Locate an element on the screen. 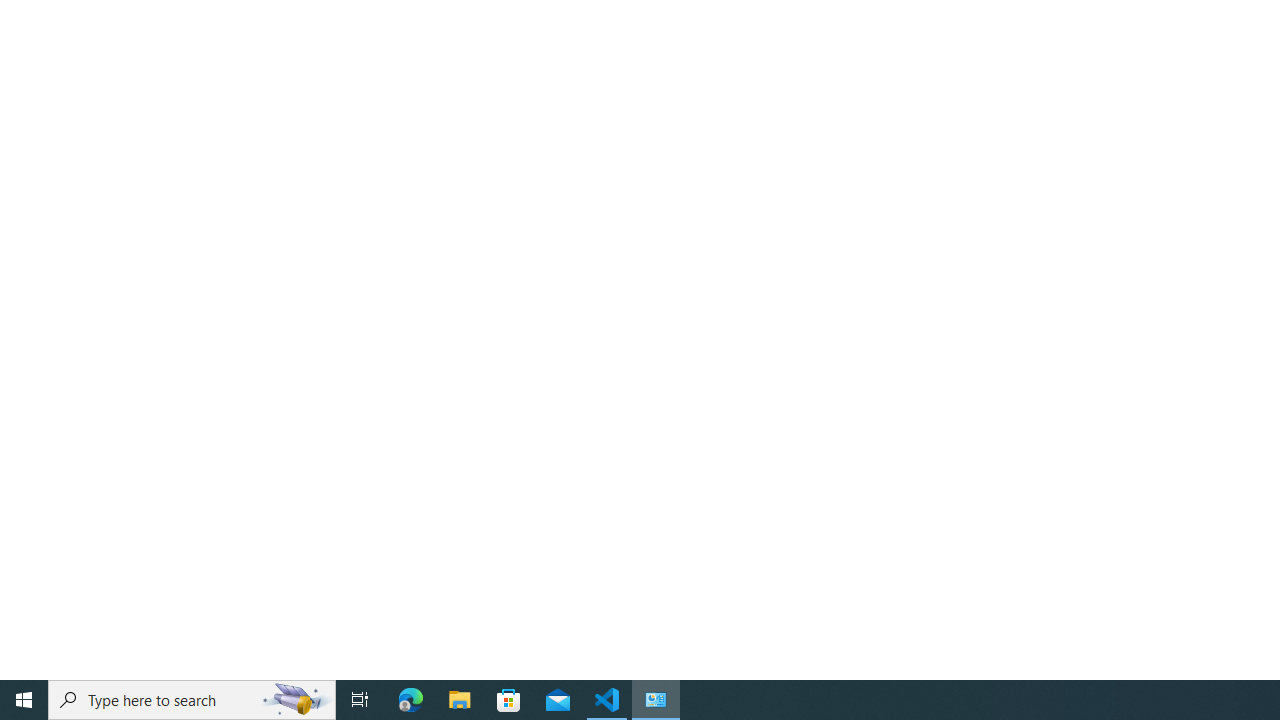  'Control Panel - 1 running window' is located at coordinates (656, 698).